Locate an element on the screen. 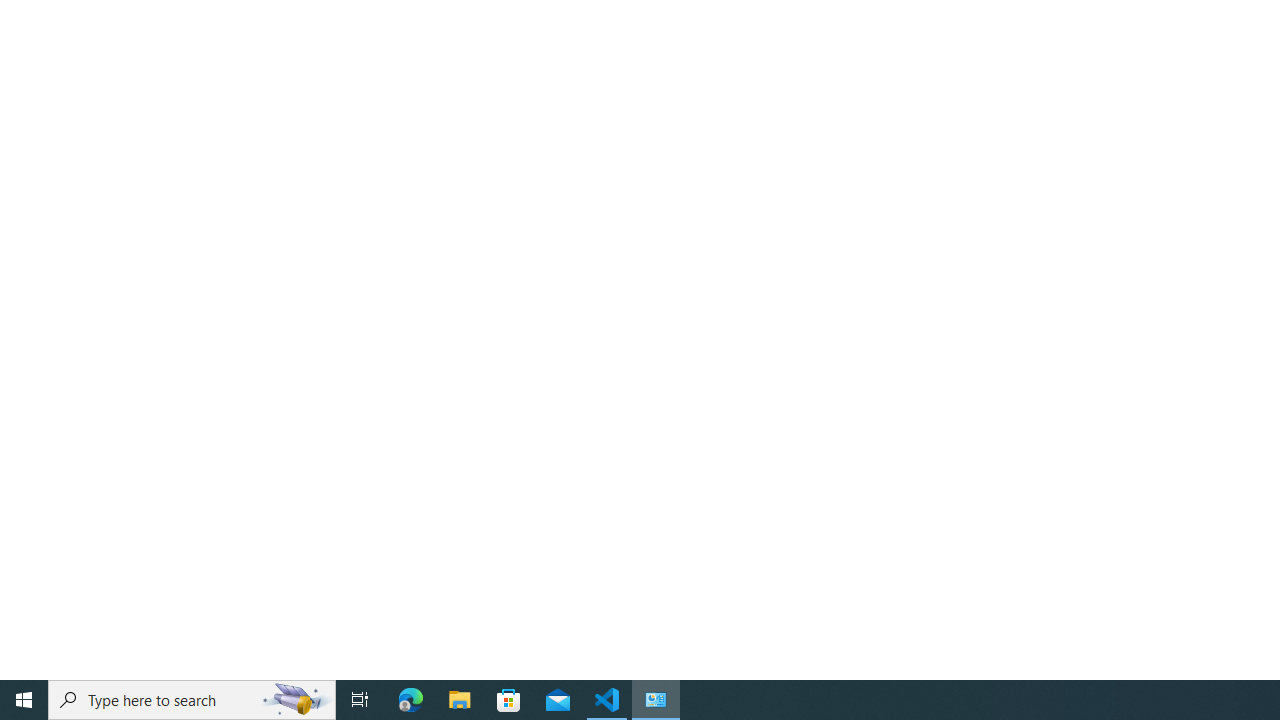  'Control Panel - 1 running window' is located at coordinates (656, 698).